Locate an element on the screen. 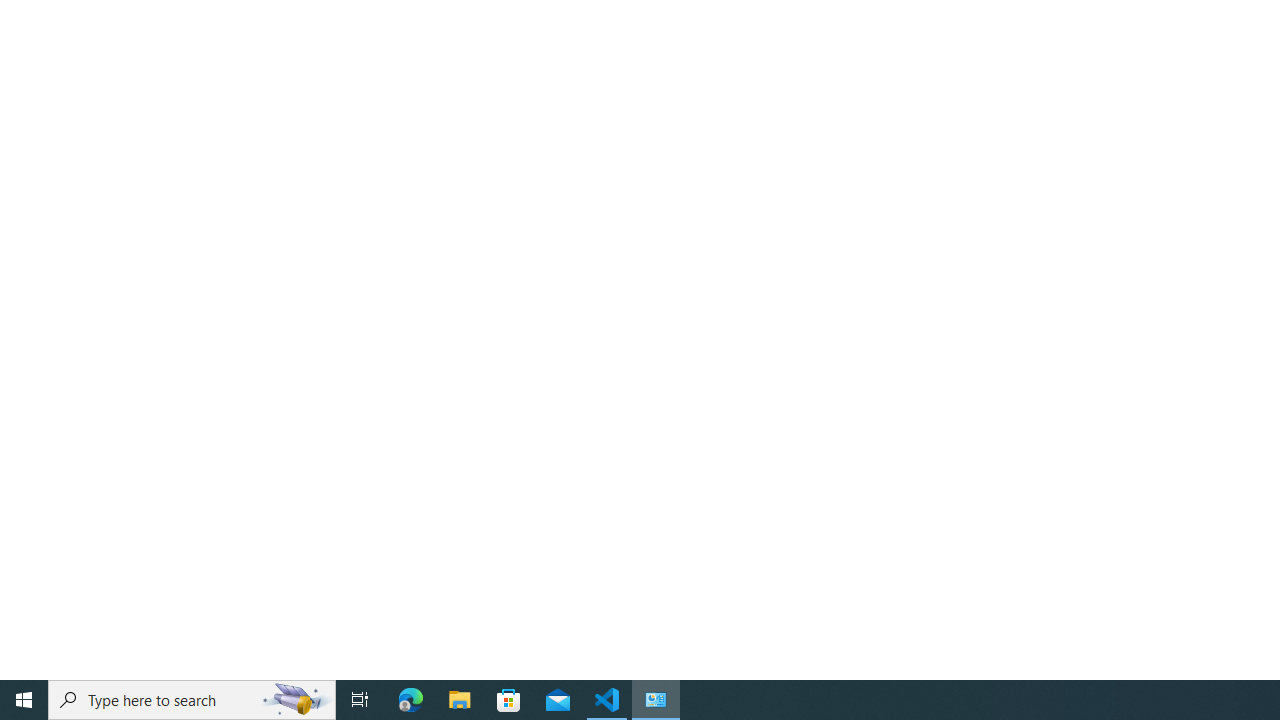  'Control Panel - 1 running window' is located at coordinates (656, 698).